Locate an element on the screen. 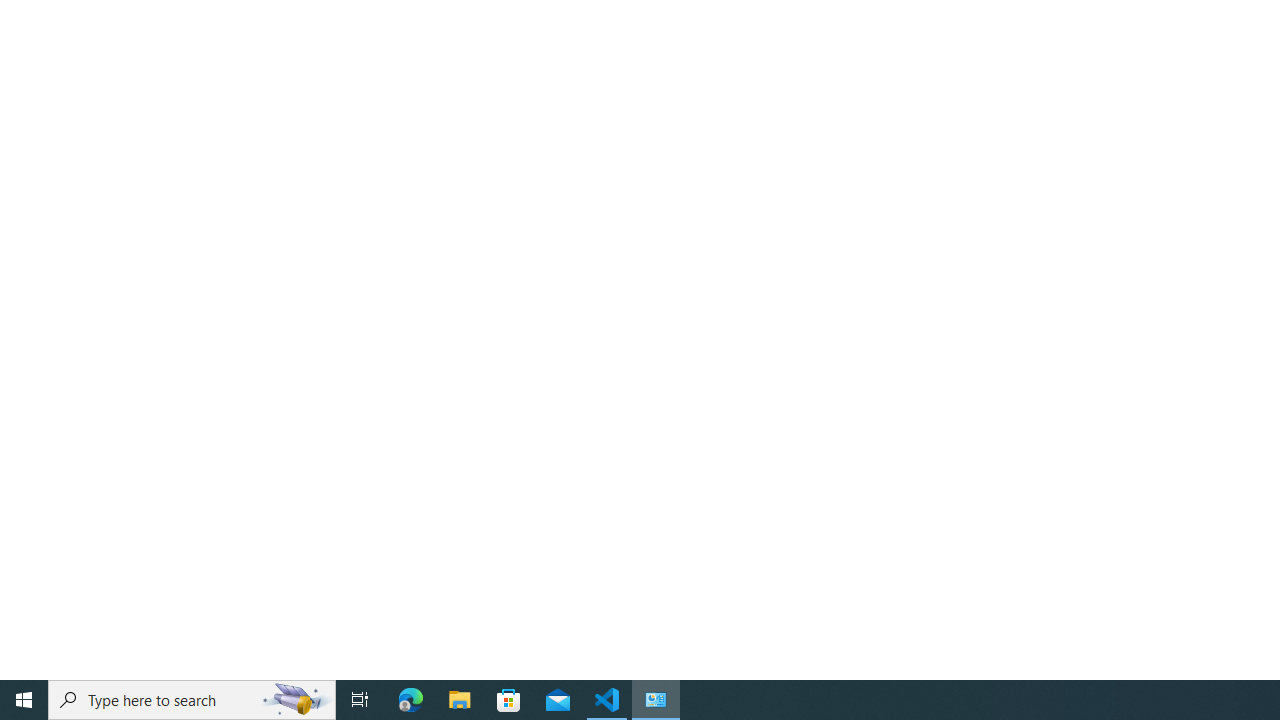  'Control Panel - 1 running window' is located at coordinates (656, 698).